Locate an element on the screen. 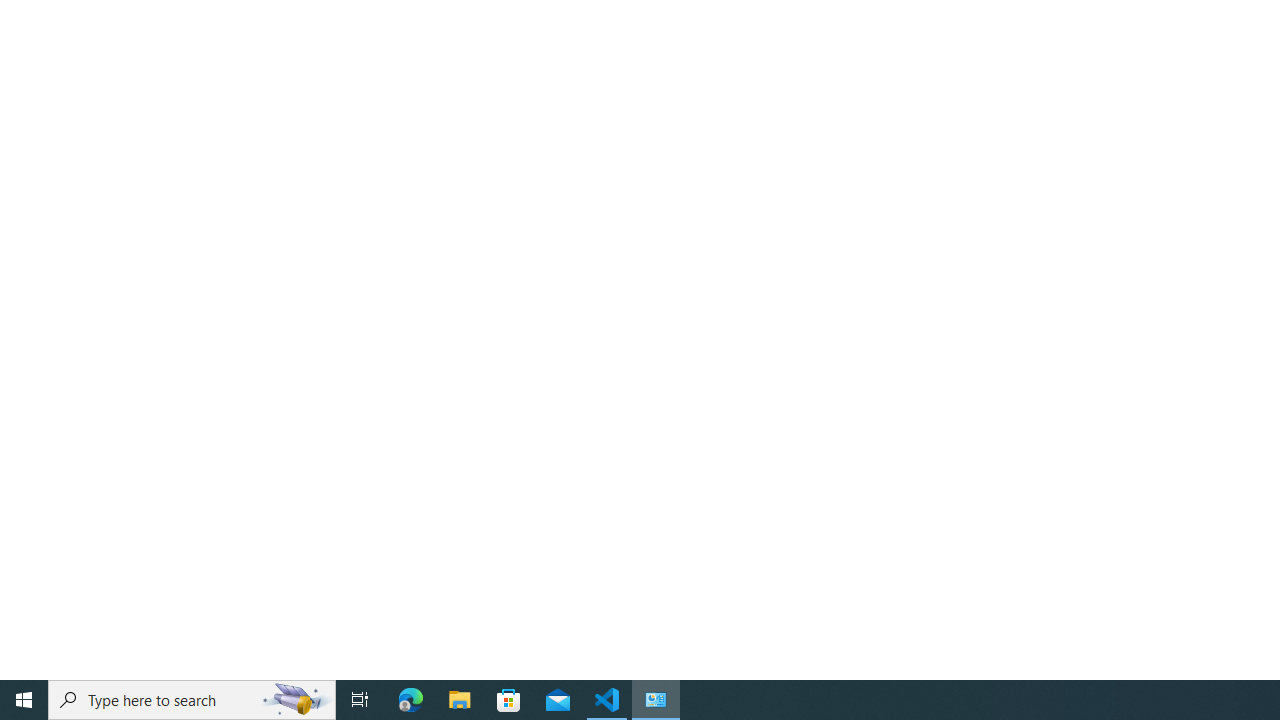  'Control Panel - 1 running window' is located at coordinates (656, 698).